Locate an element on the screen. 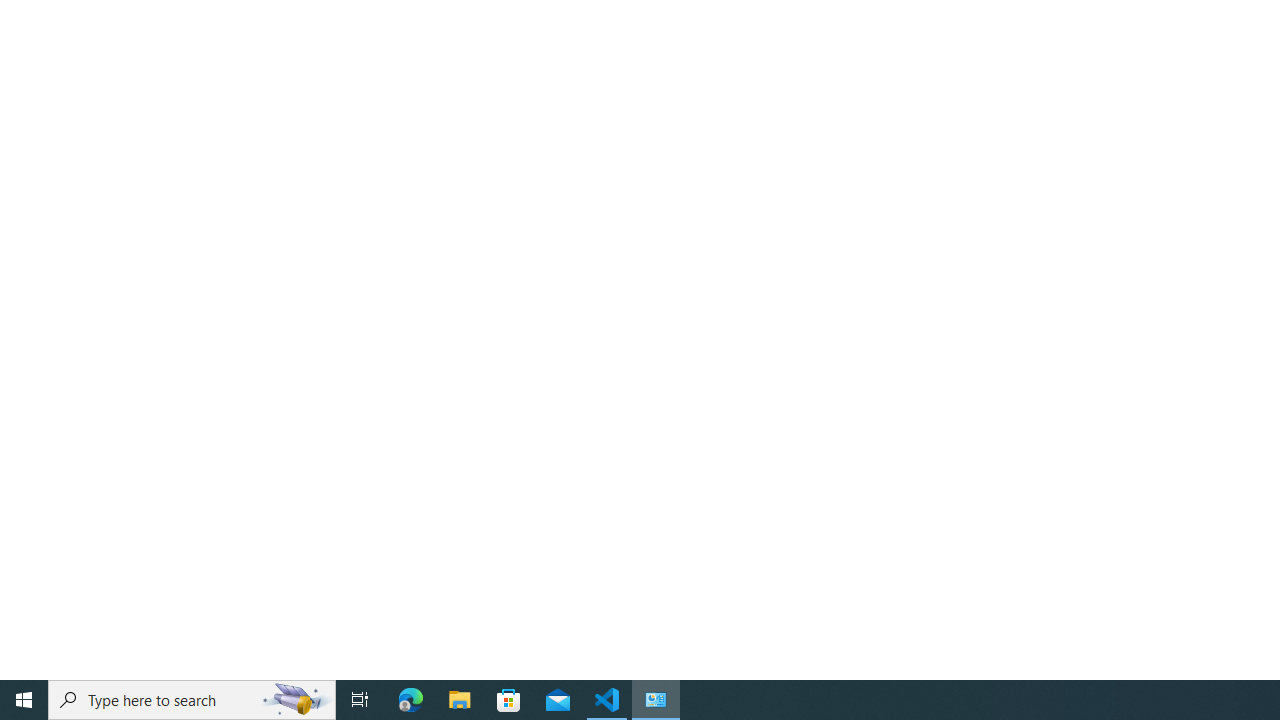  'Control Panel - 1 running window' is located at coordinates (656, 698).